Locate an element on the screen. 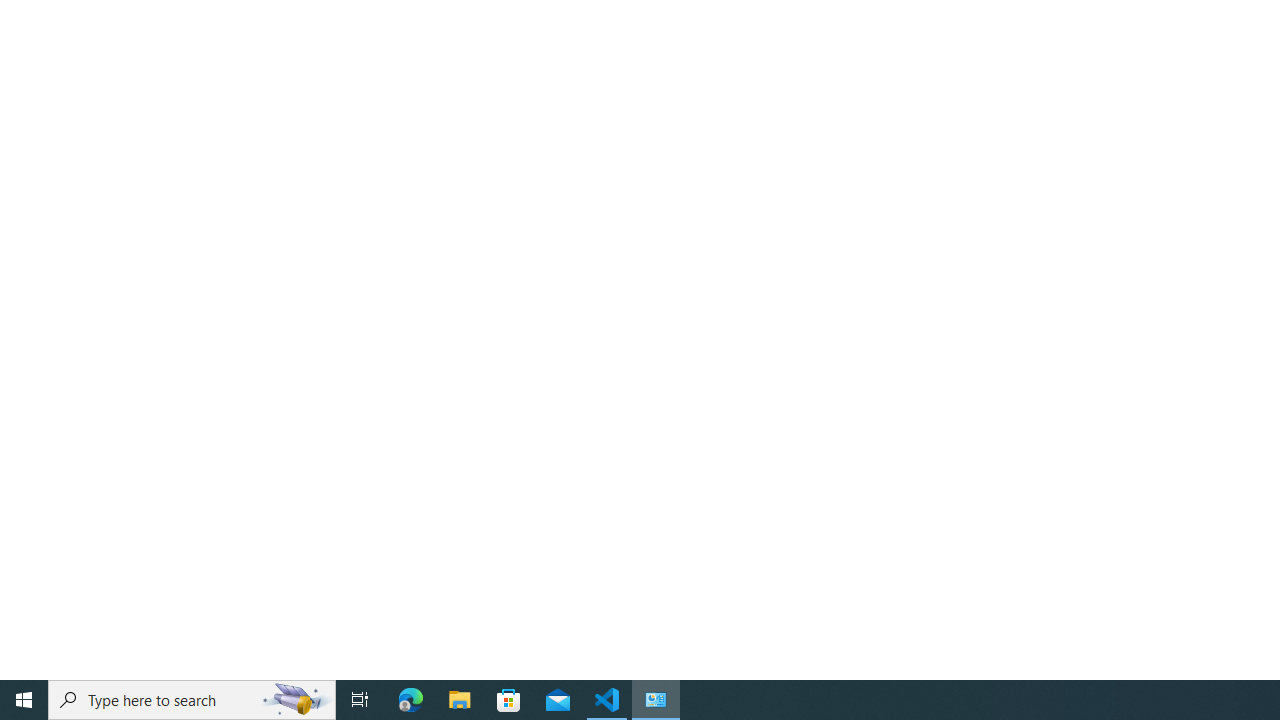  'Control Panel - 1 running window' is located at coordinates (656, 698).